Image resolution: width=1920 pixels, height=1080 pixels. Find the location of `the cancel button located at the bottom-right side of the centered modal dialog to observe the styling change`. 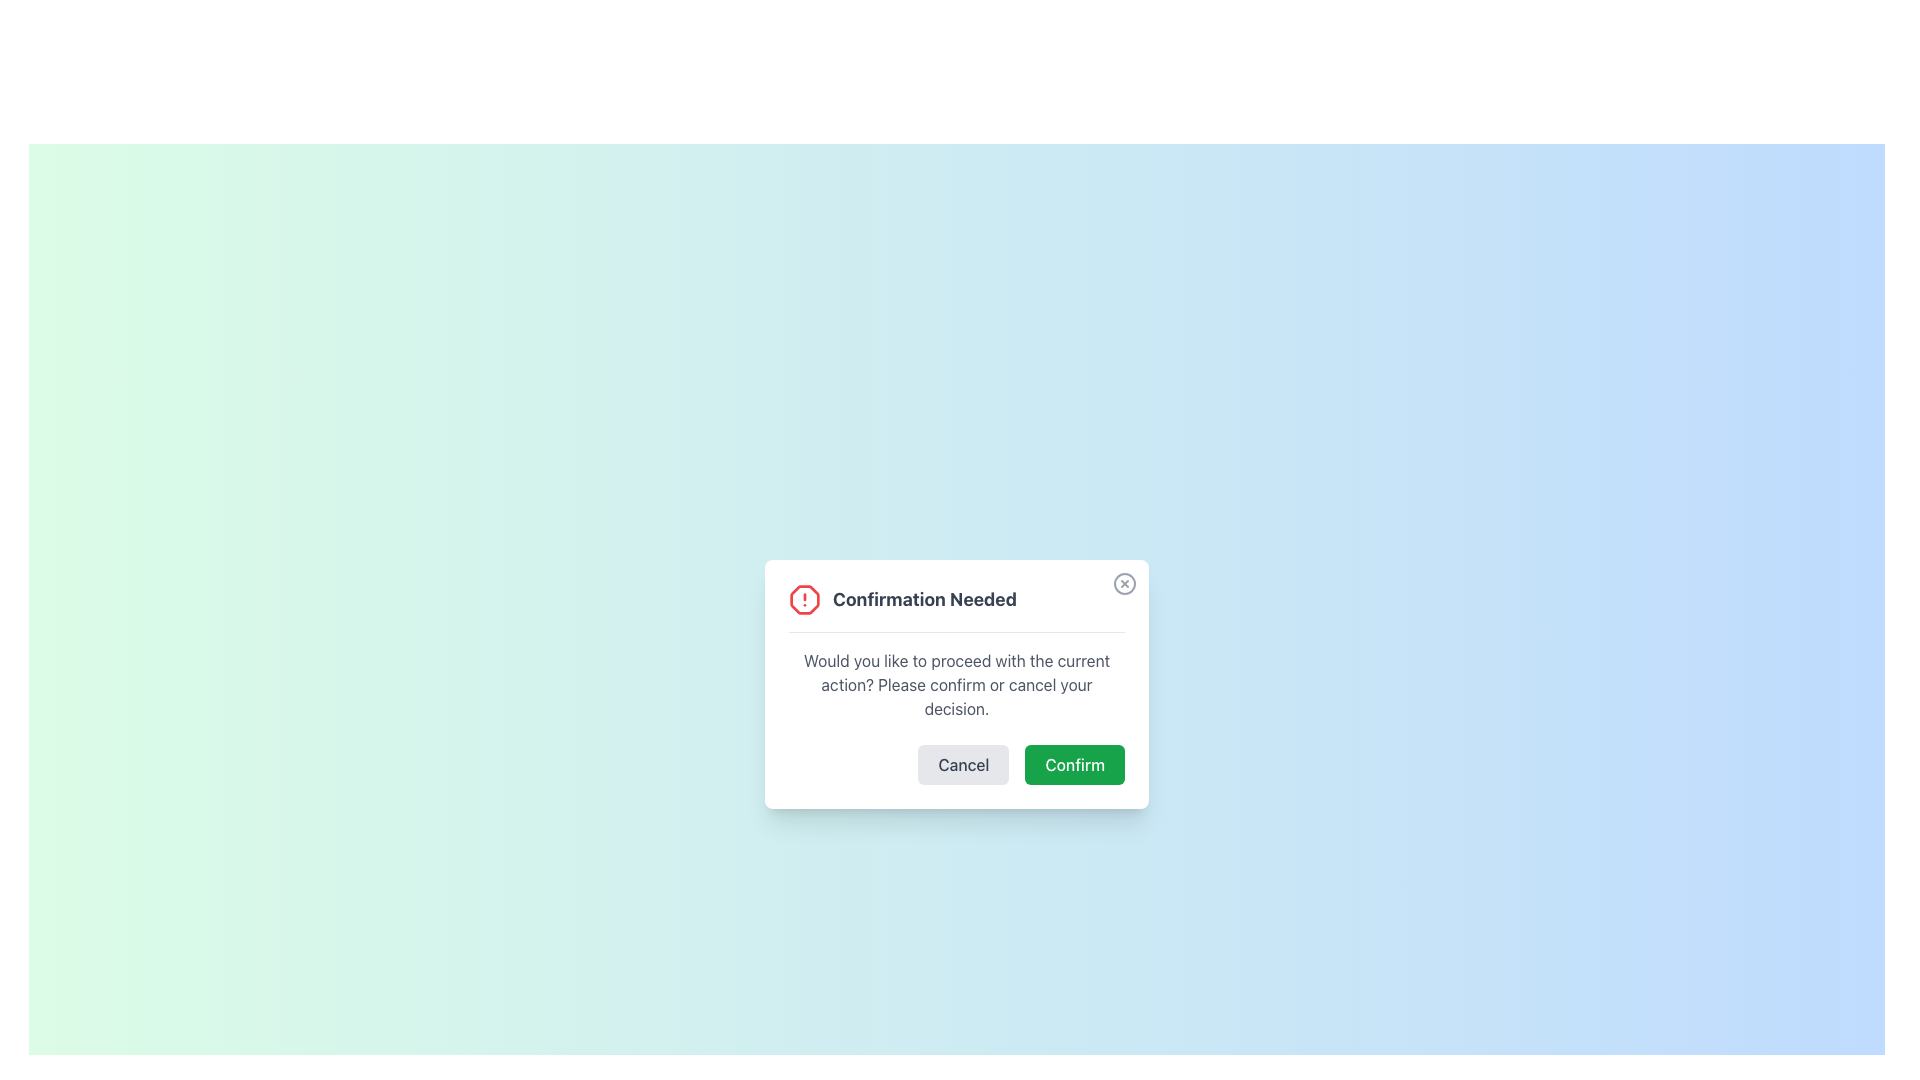

the cancel button located at the bottom-right side of the centered modal dialog to observe the styling change is located at coordinates (964, 764).